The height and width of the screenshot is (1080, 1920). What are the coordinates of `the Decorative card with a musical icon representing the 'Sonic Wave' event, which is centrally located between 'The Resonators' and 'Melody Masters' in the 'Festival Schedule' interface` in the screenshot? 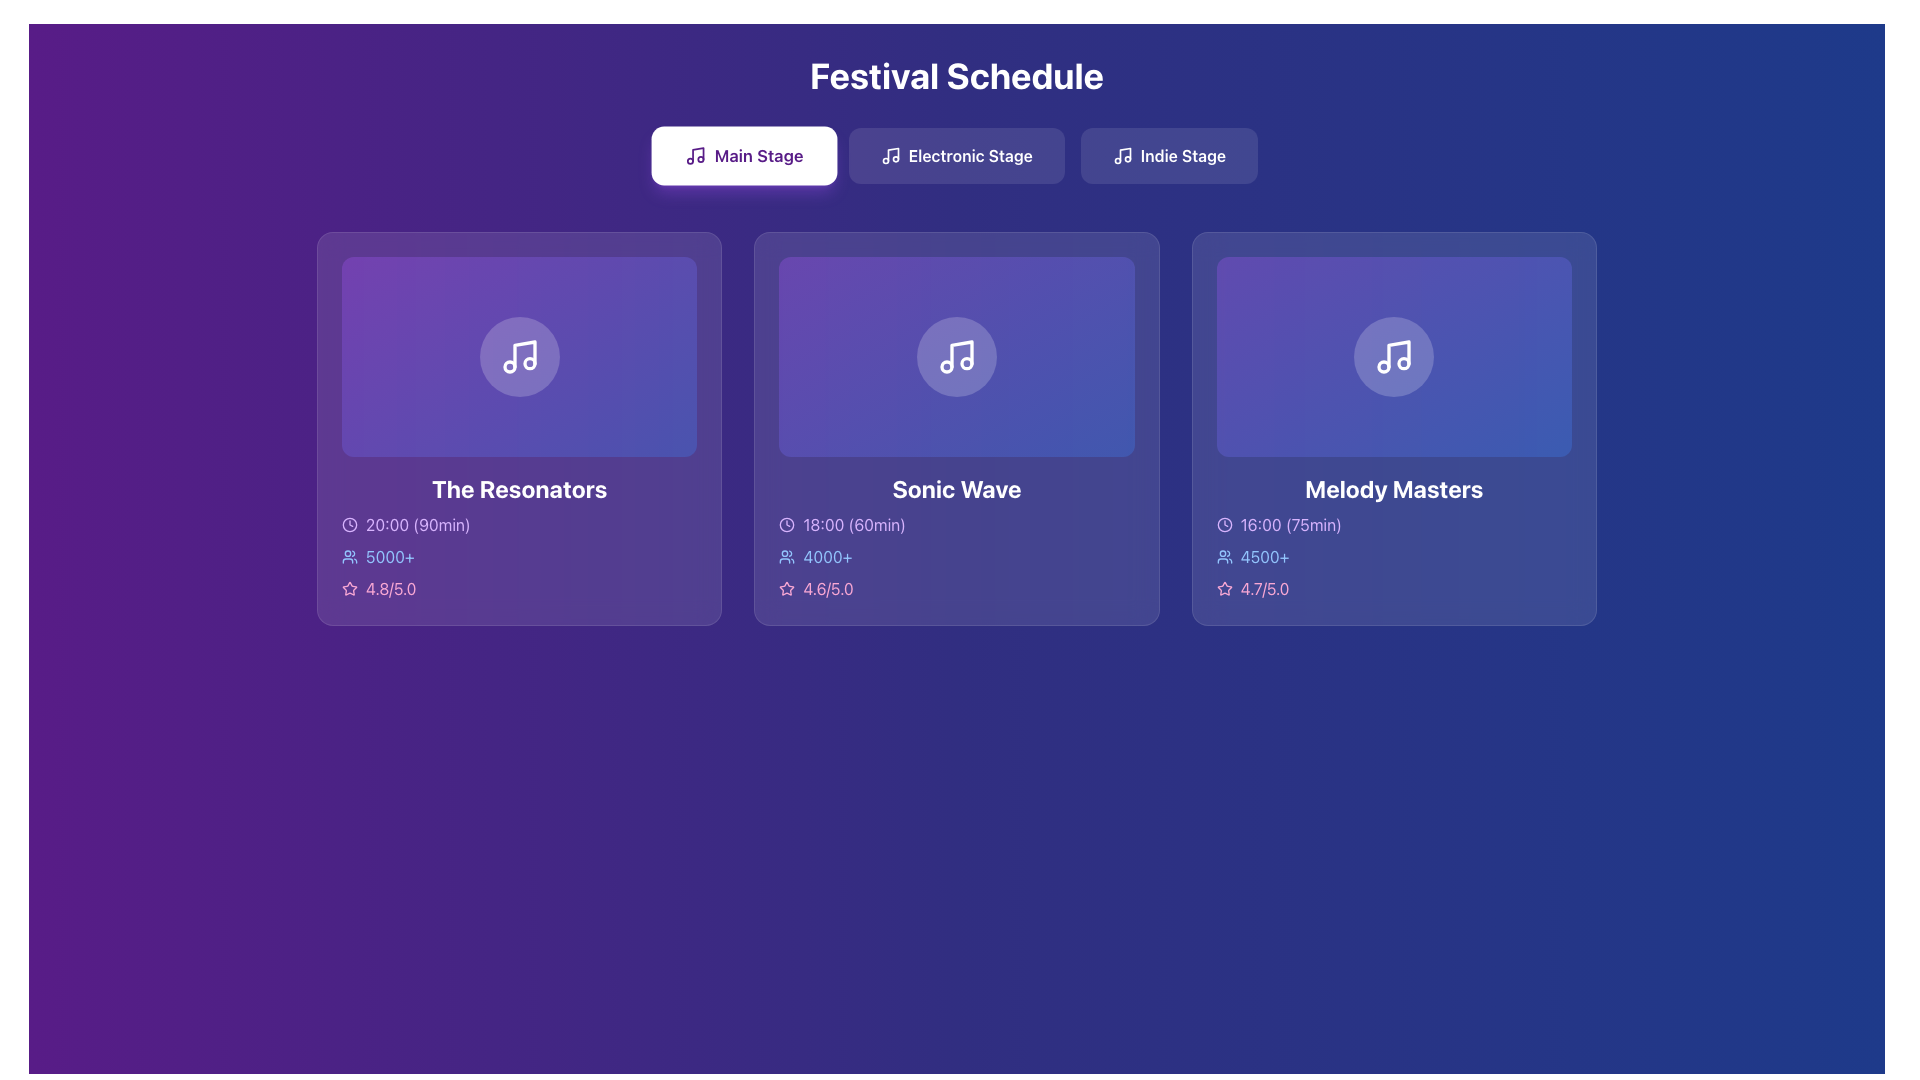 It's located at (955, 355).